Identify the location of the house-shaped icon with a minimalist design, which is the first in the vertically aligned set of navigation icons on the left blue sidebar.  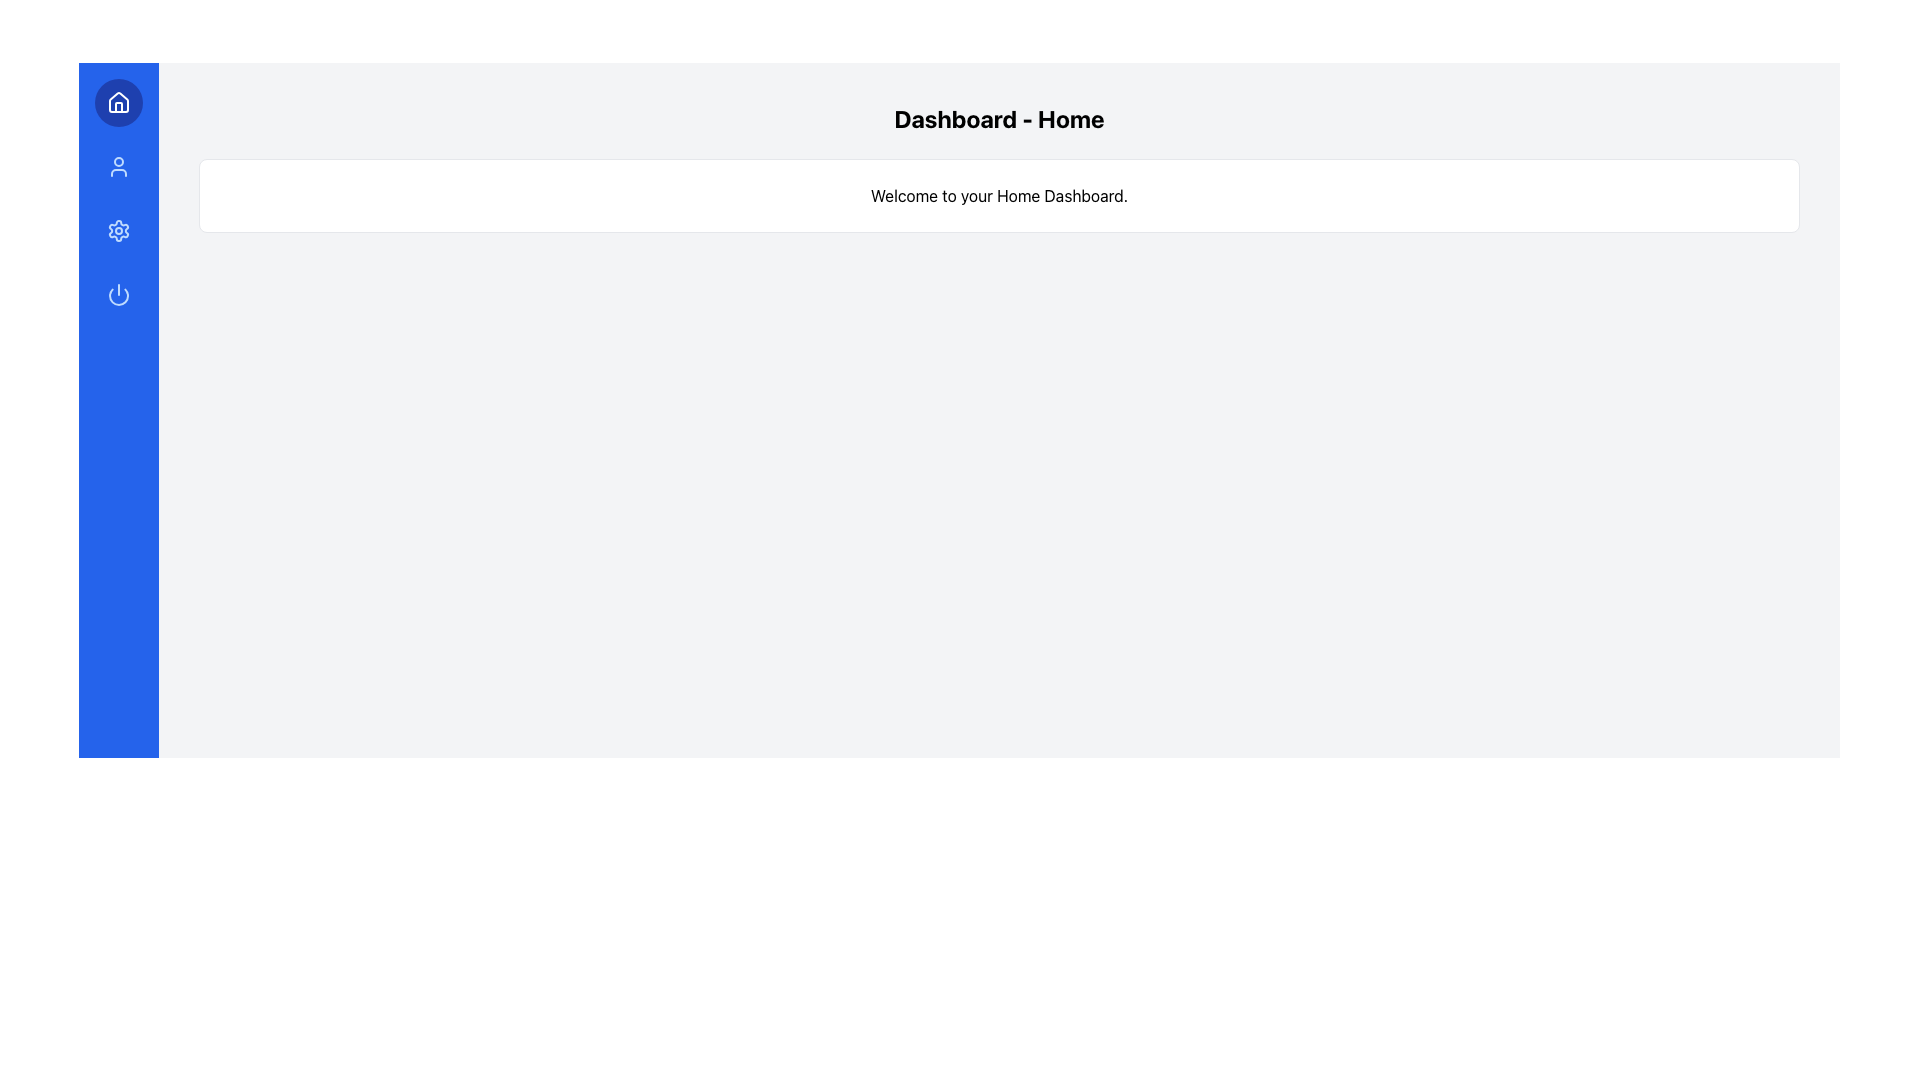
(118, 103).